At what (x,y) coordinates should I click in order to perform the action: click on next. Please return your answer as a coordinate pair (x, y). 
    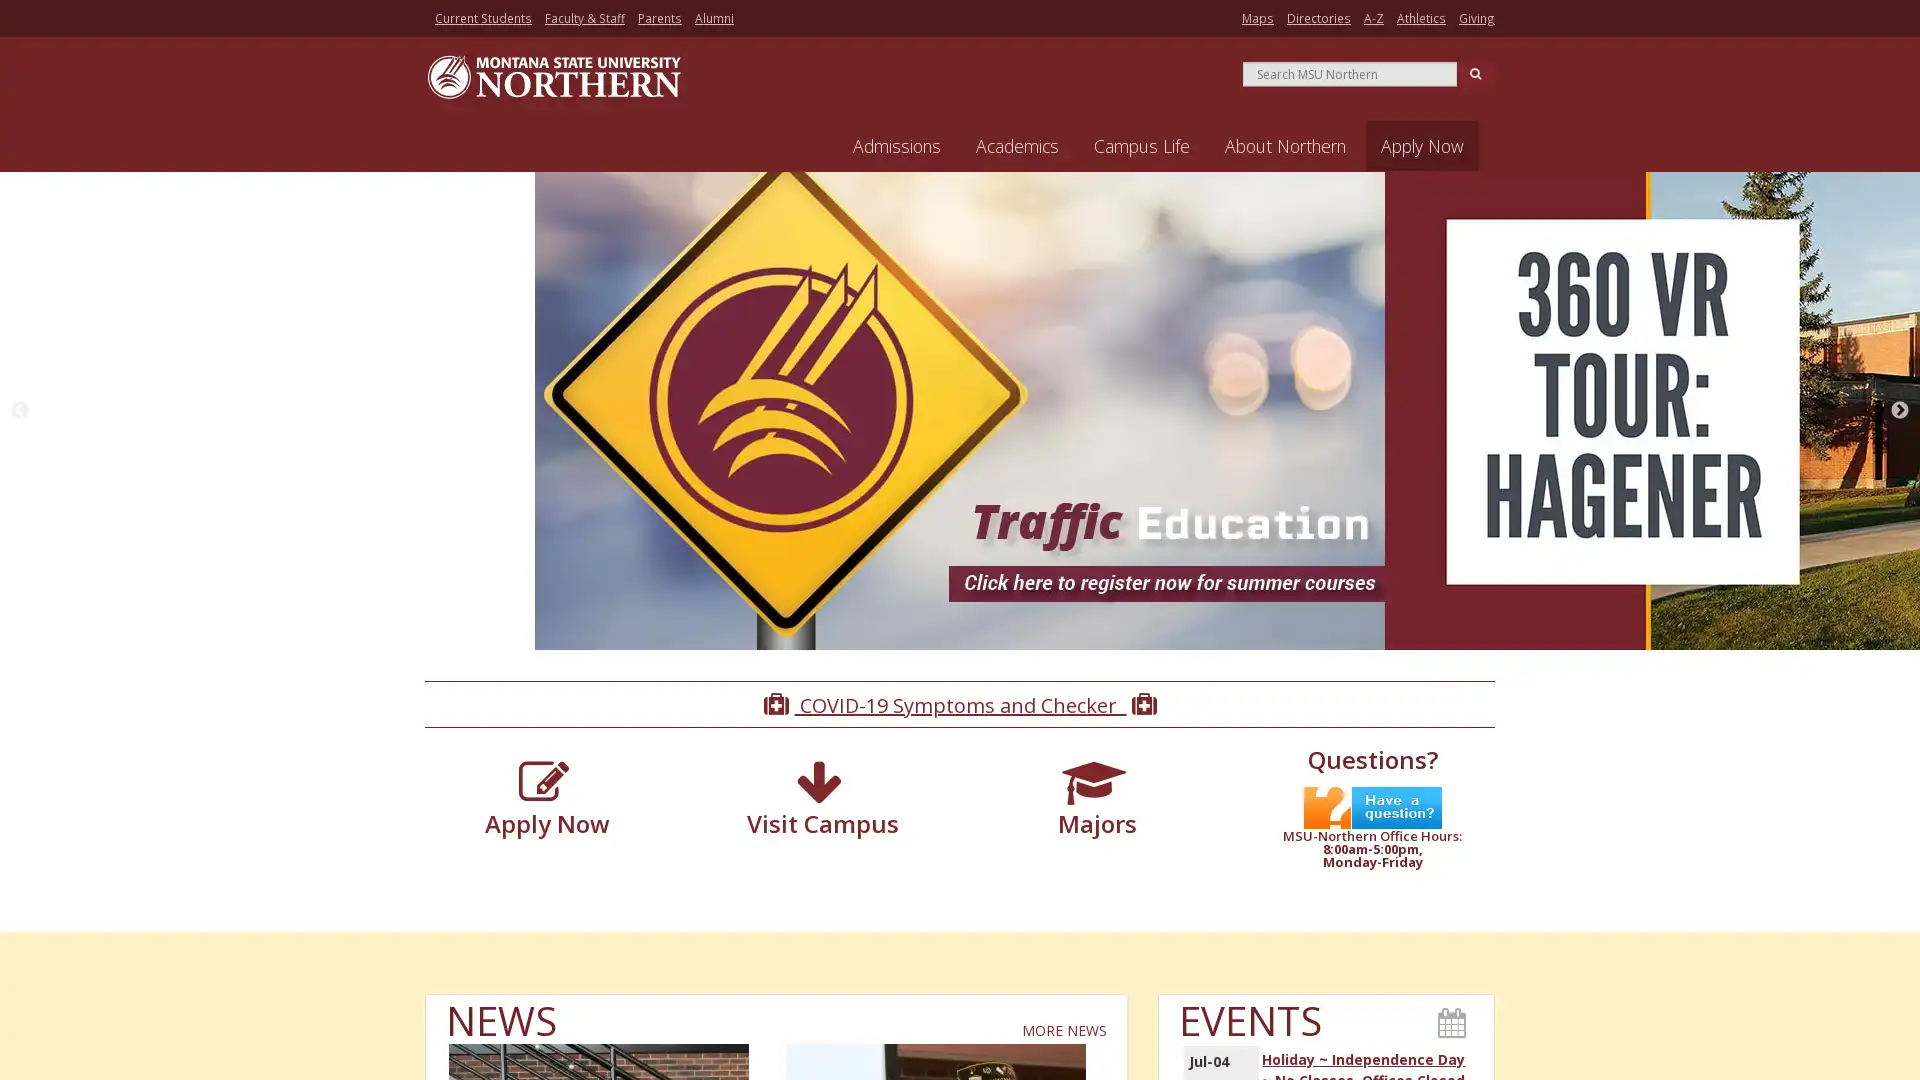
    Looking at the image, I should click on (1899, 411).